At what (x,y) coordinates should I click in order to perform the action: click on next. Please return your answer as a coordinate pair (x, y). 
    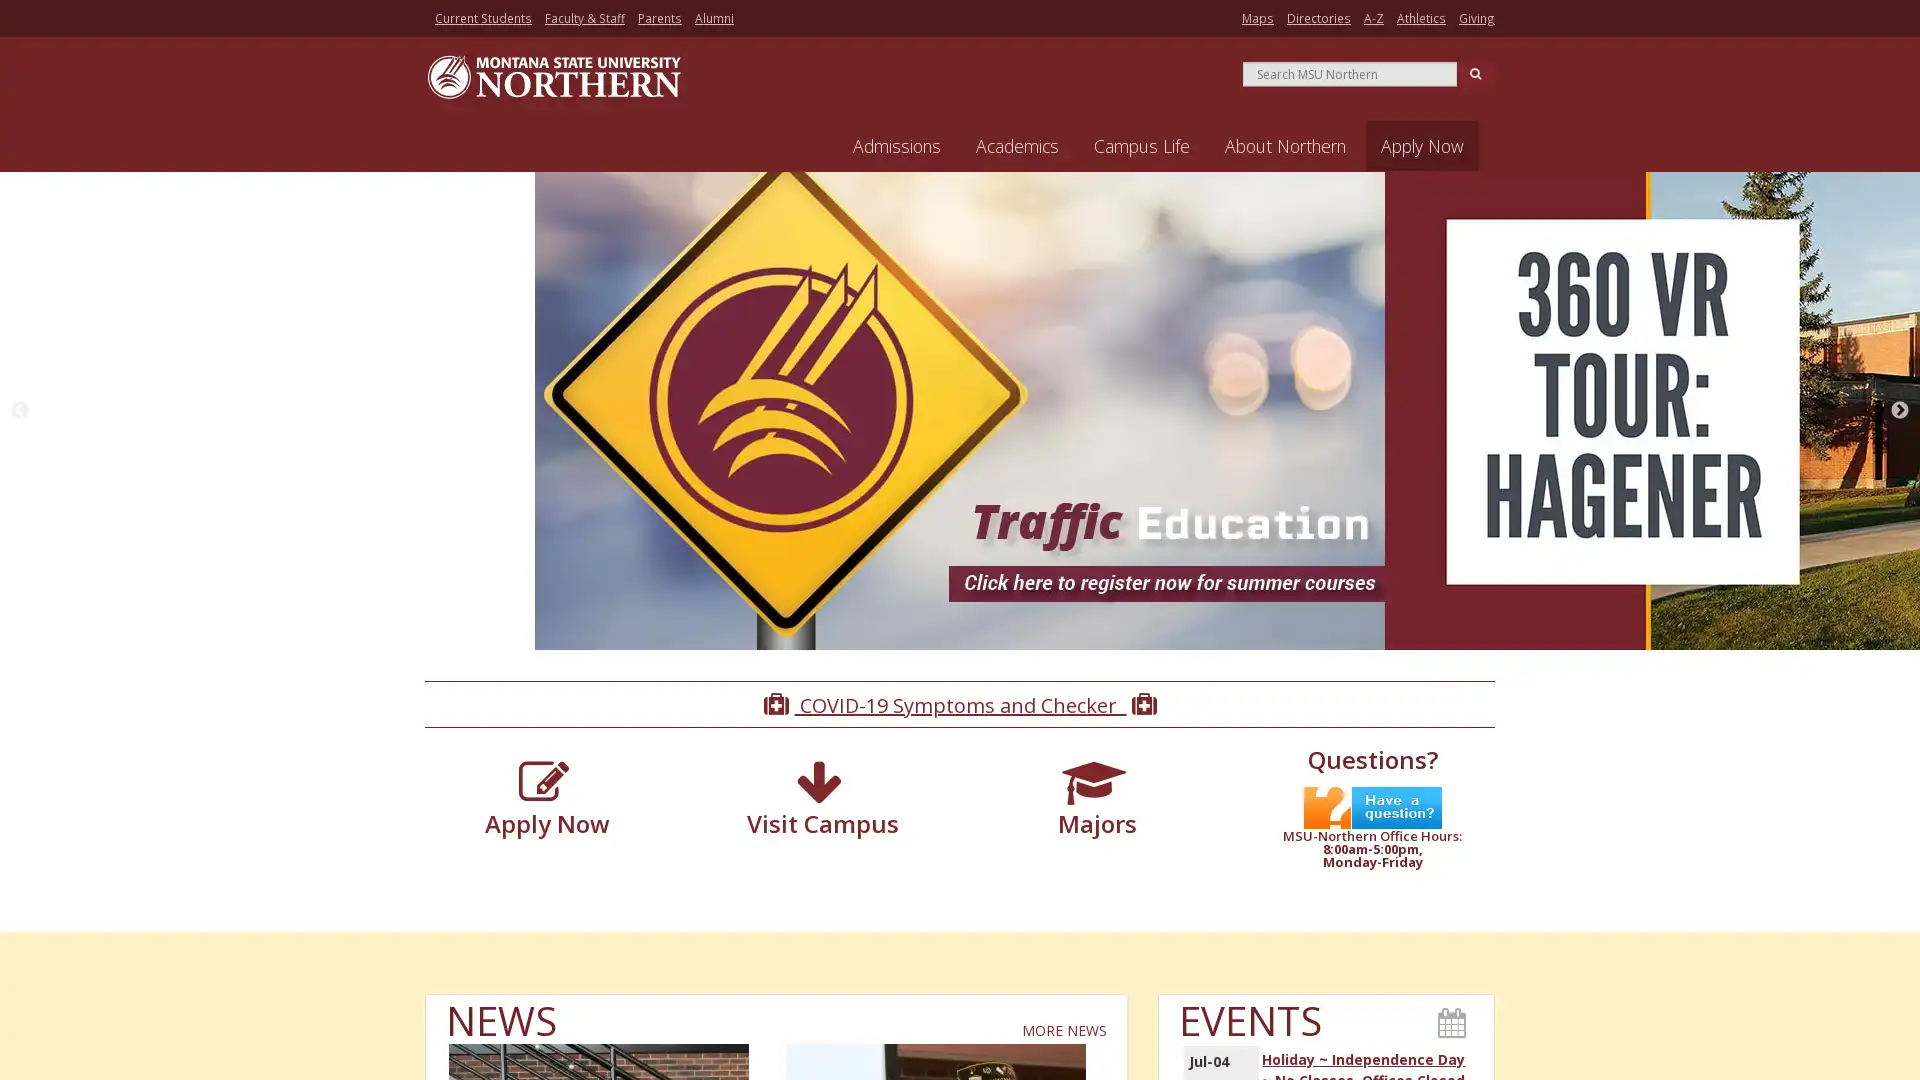
    Looking at the image, I should click on (1899, 411).